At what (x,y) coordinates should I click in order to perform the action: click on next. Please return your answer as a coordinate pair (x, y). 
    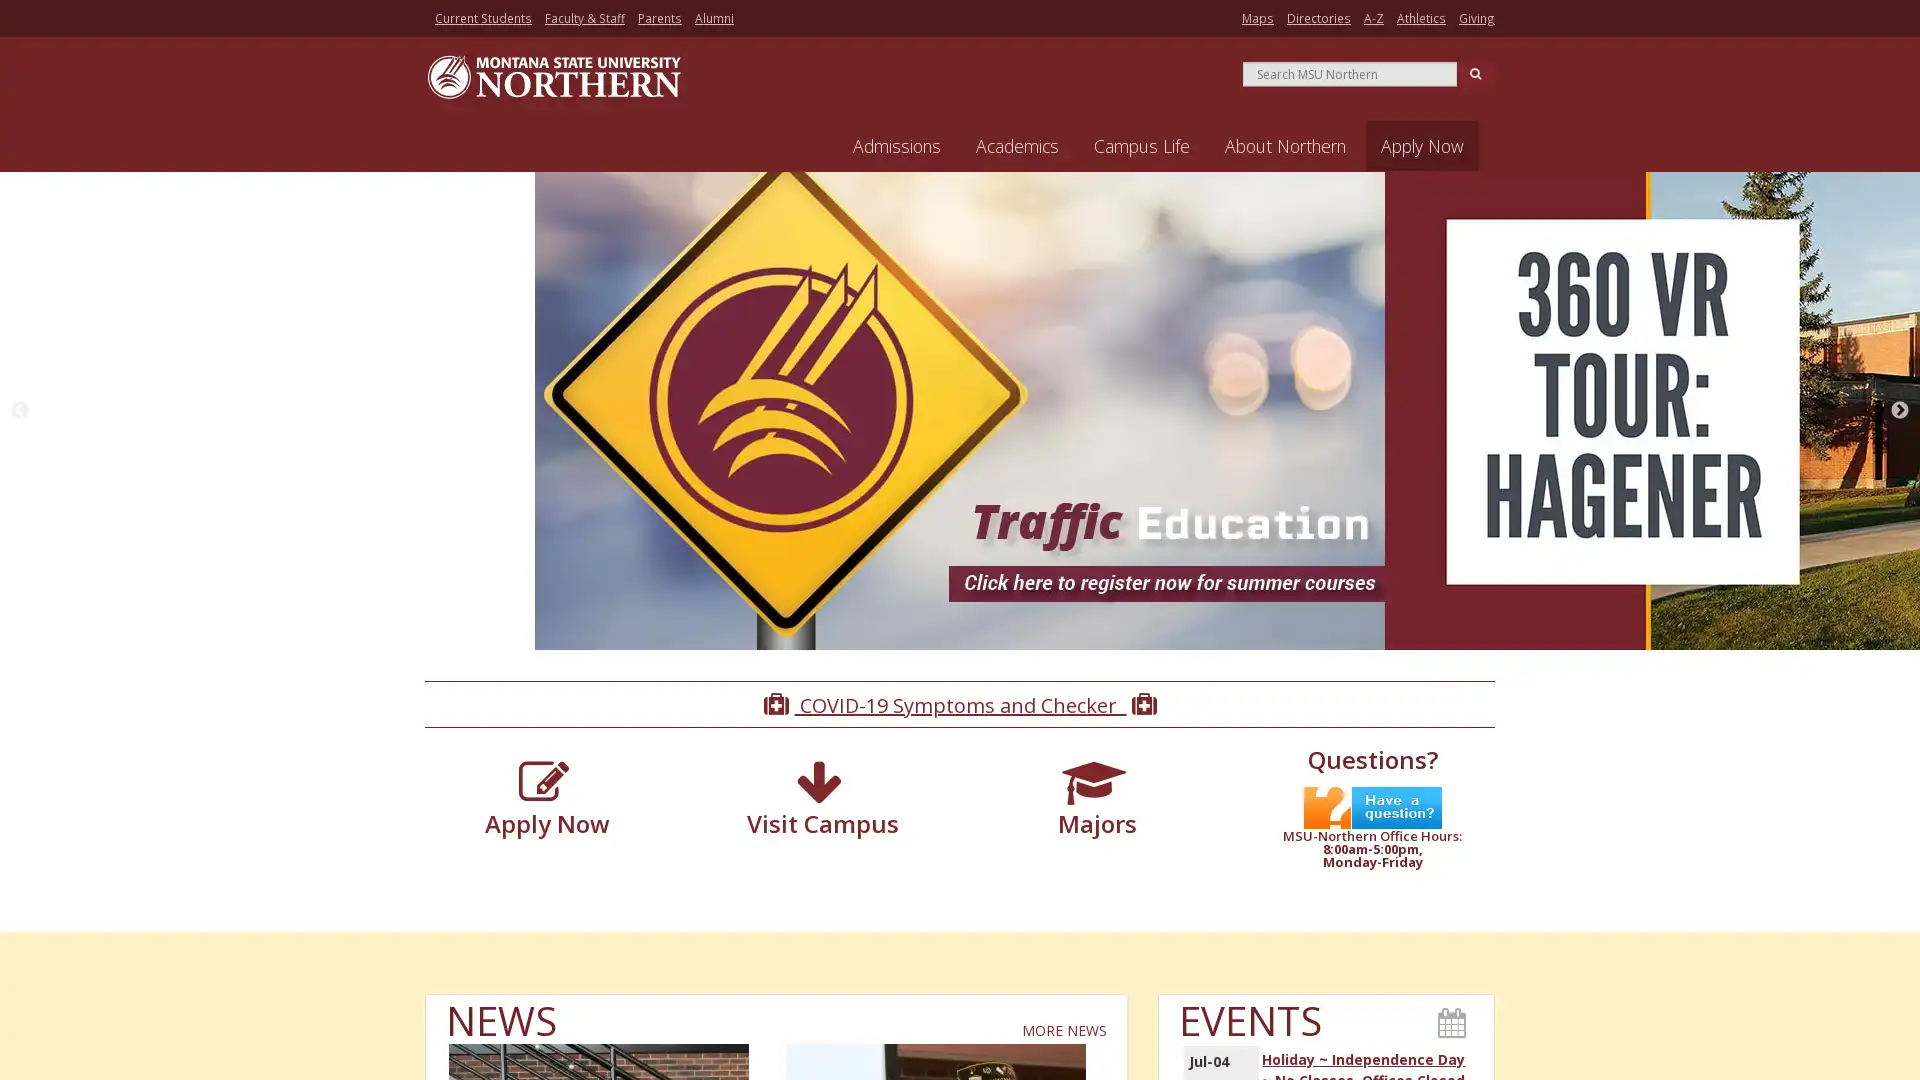
    Looking at the image, I should click on (1899, 411).